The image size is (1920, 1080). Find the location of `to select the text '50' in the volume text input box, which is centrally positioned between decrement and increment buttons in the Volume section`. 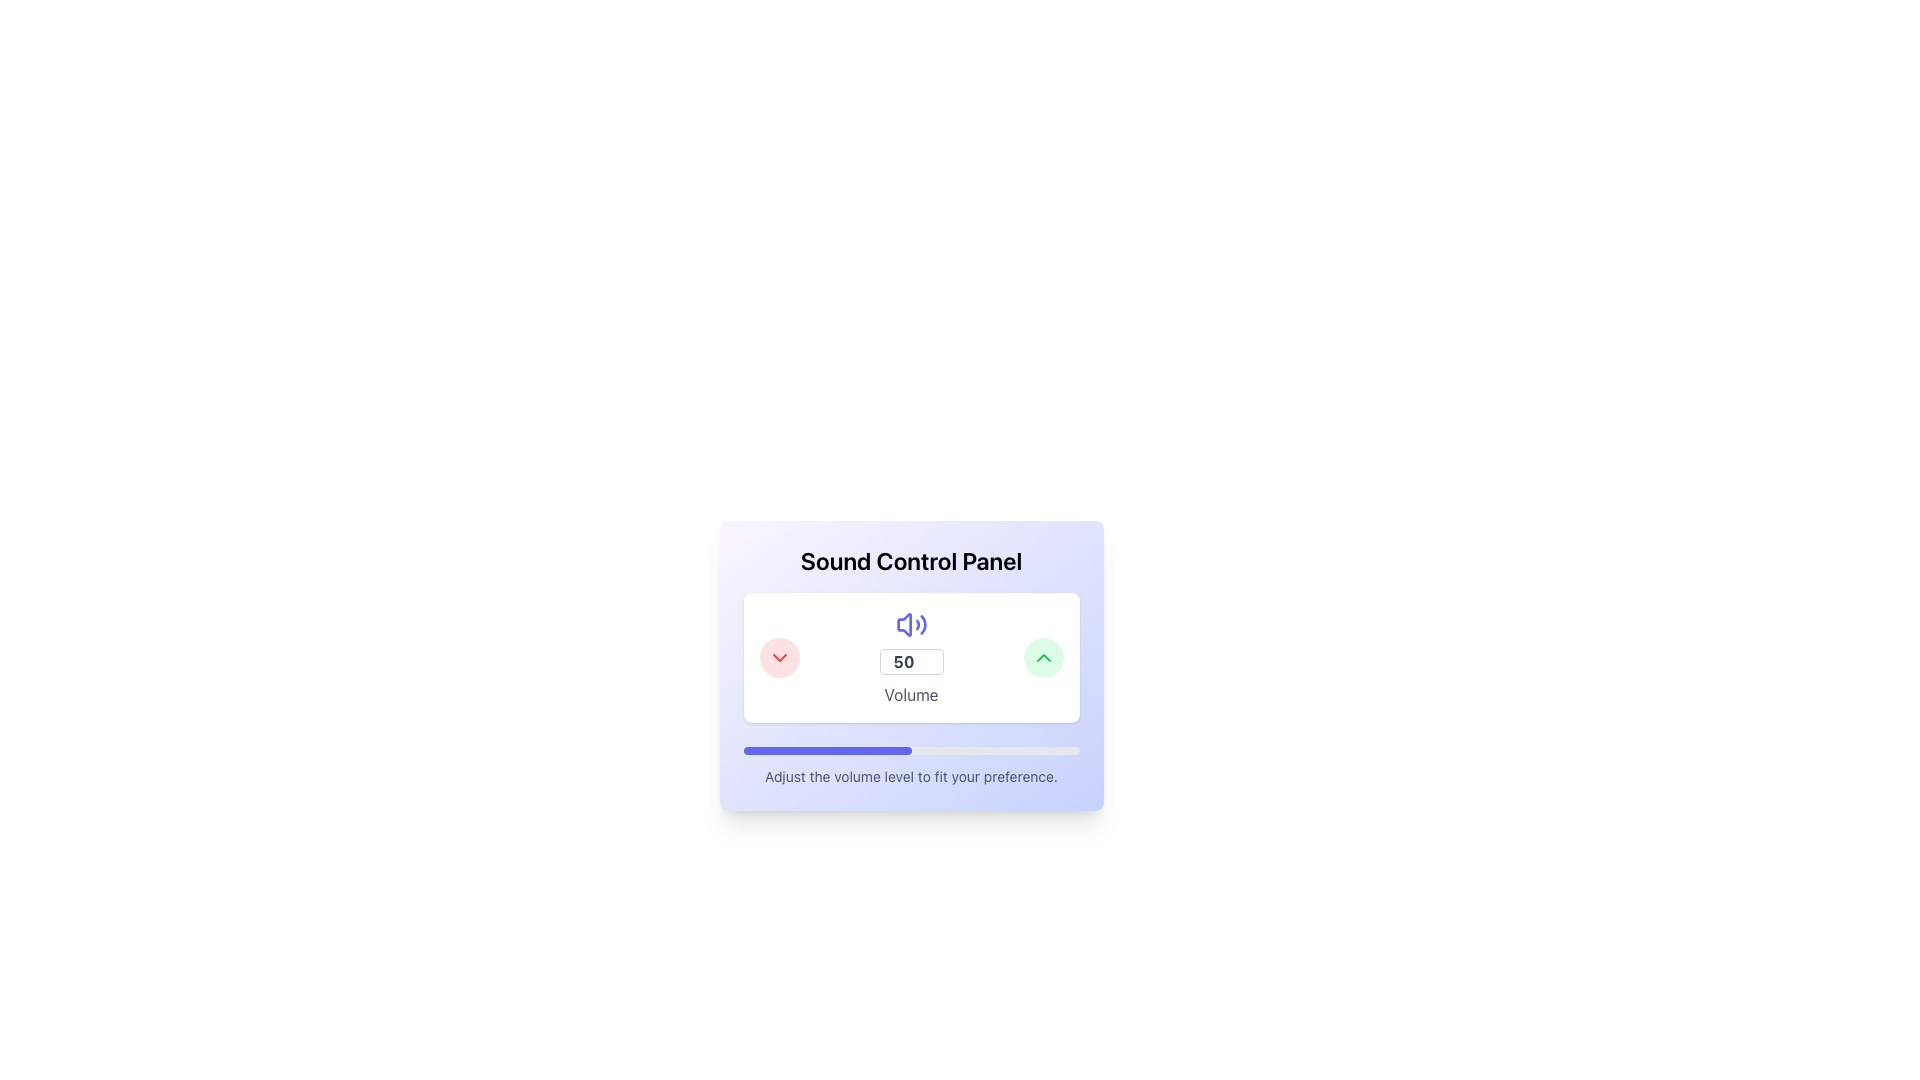

to select the text '50' in the volume text input box, which is centrally positioned between decrement and increment buttons in the Volume section is located at coordinates (910, 662).